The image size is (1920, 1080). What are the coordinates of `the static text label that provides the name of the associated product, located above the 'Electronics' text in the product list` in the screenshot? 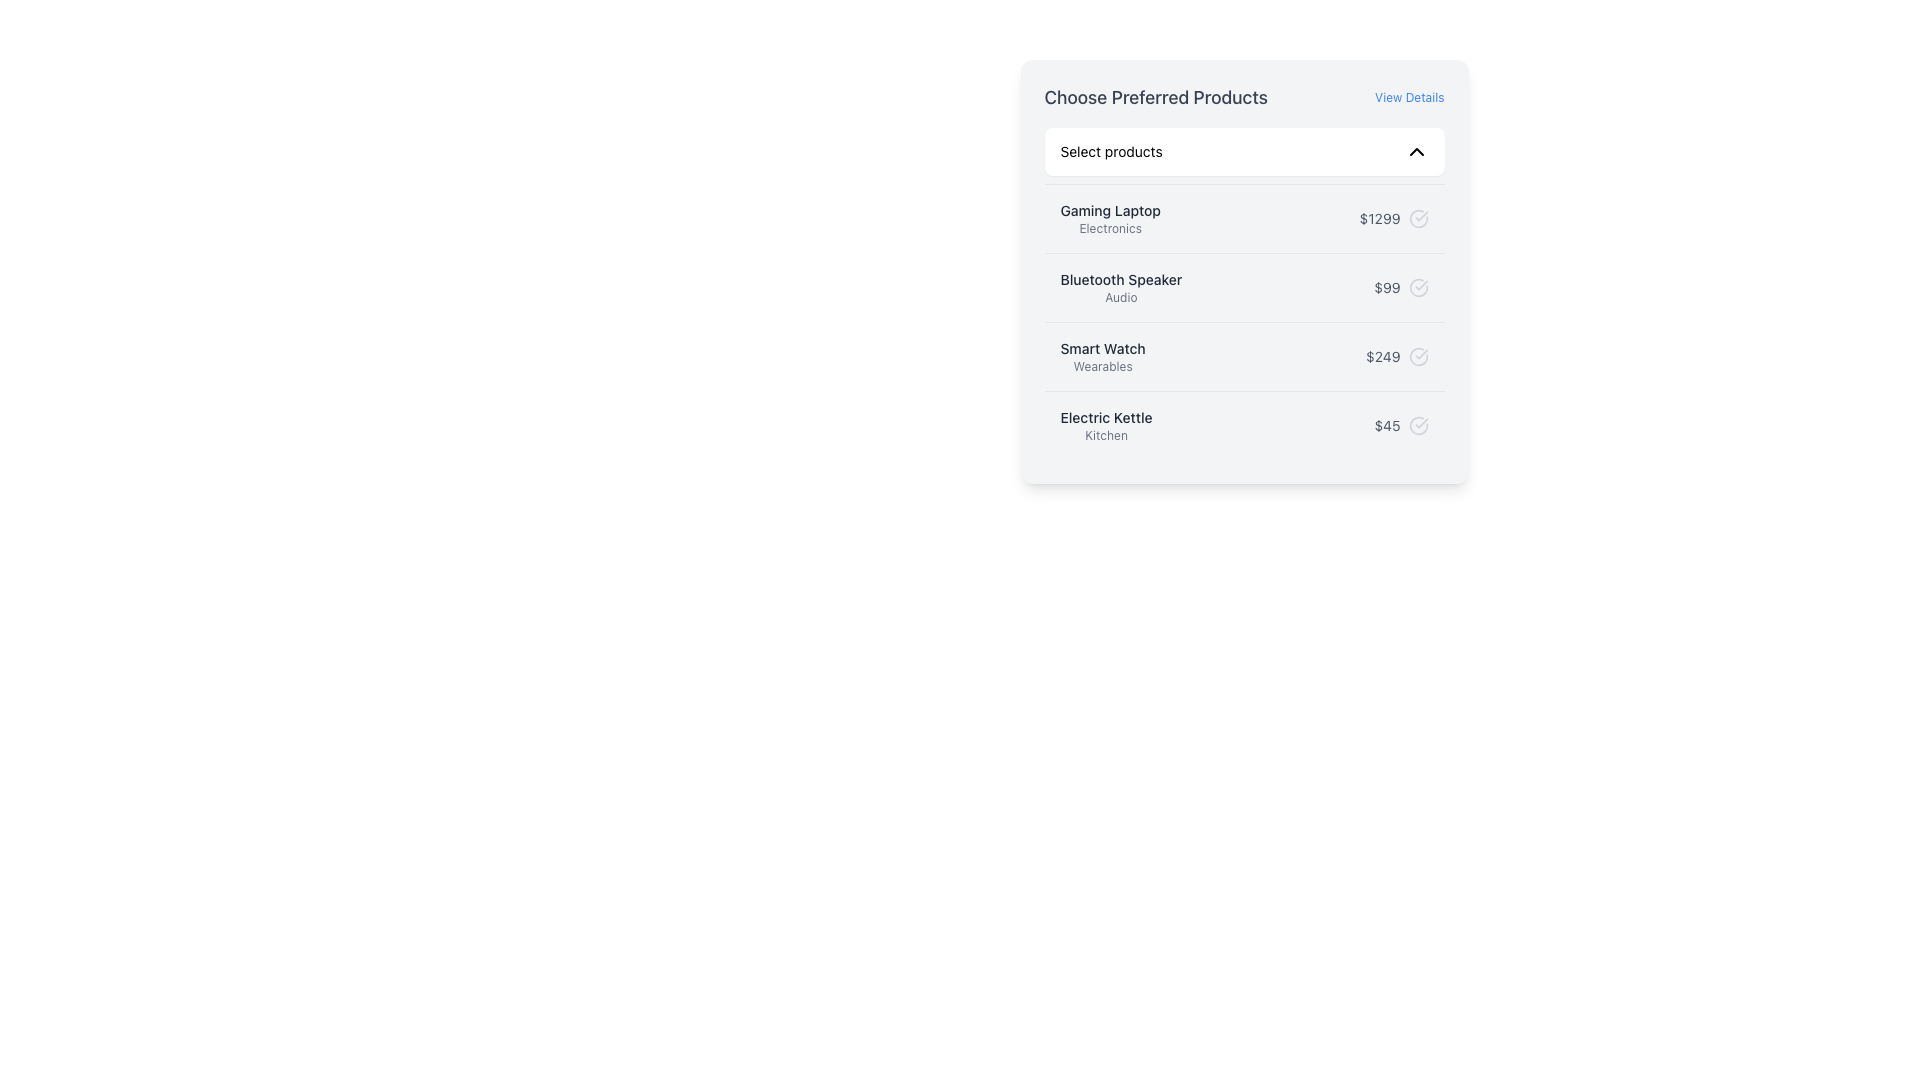 It's located at (1109, 211).